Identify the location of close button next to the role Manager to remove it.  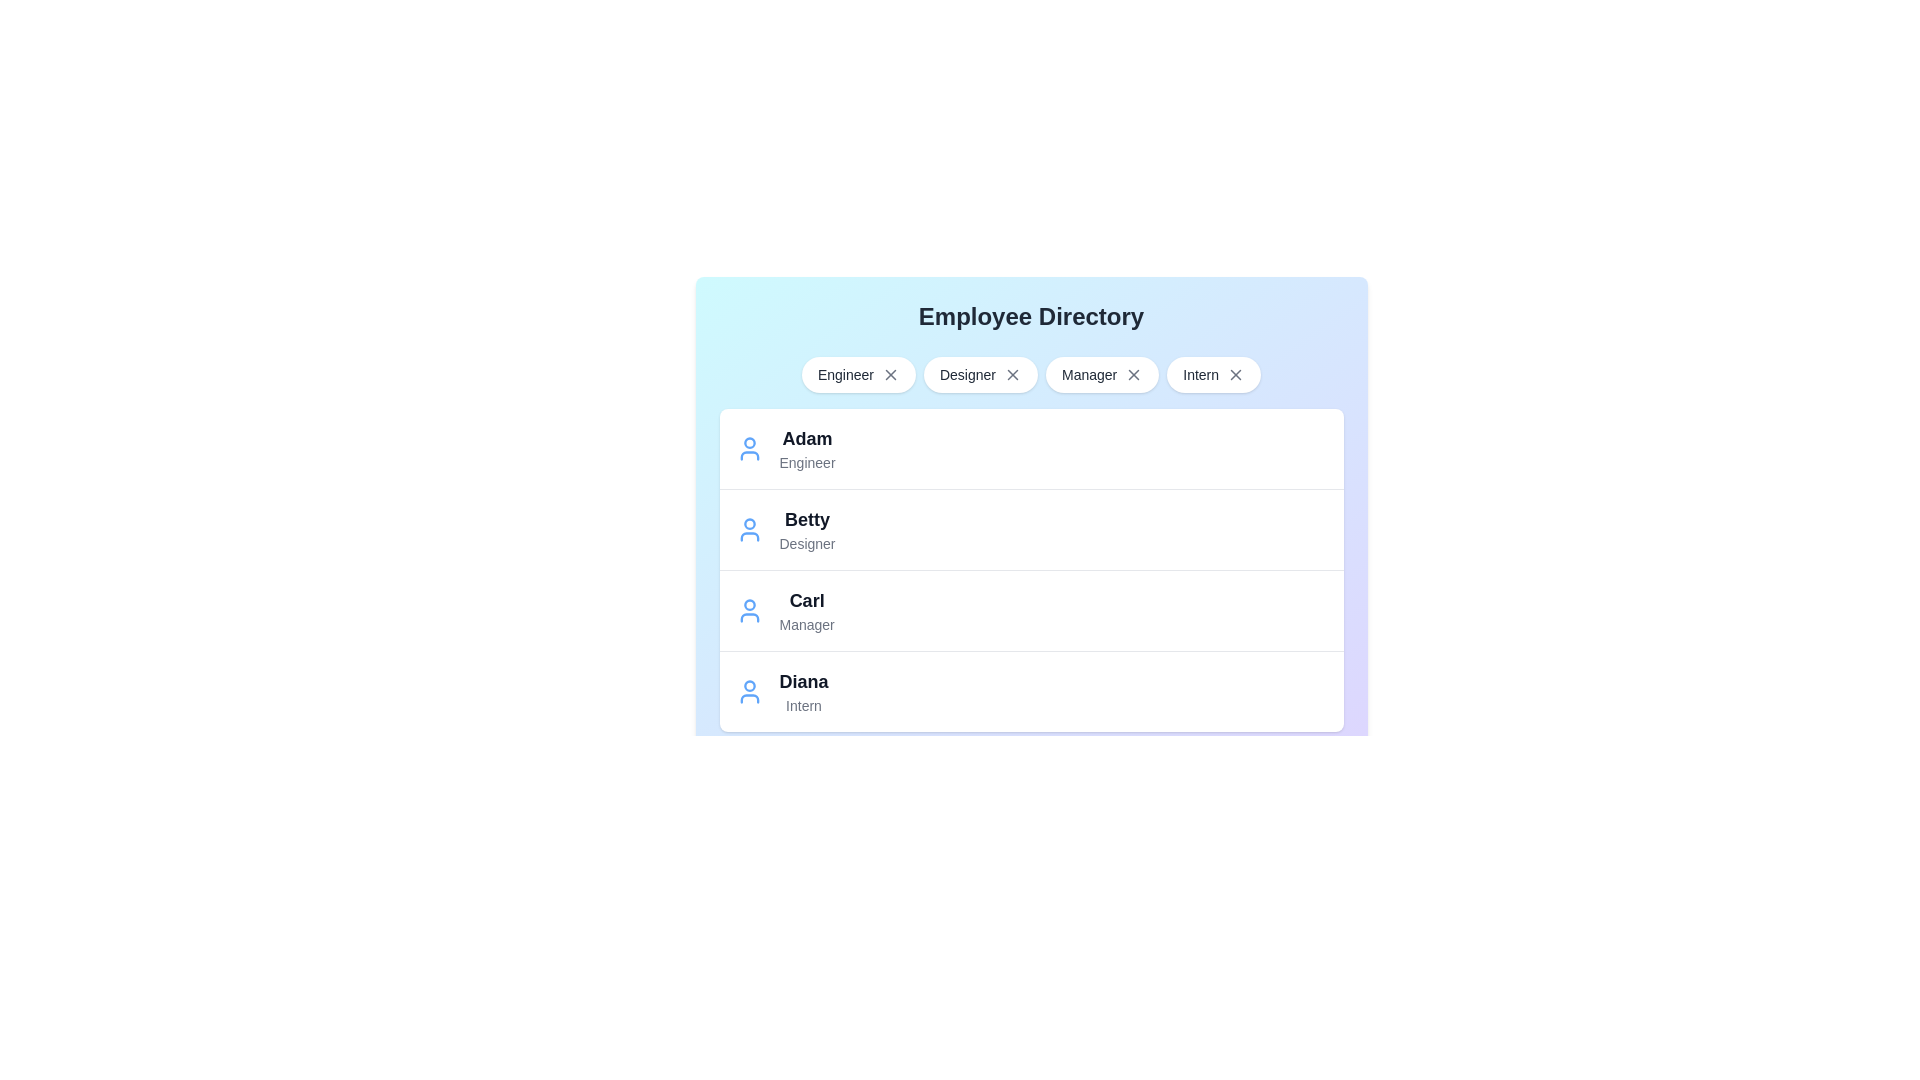
(1134, 374).